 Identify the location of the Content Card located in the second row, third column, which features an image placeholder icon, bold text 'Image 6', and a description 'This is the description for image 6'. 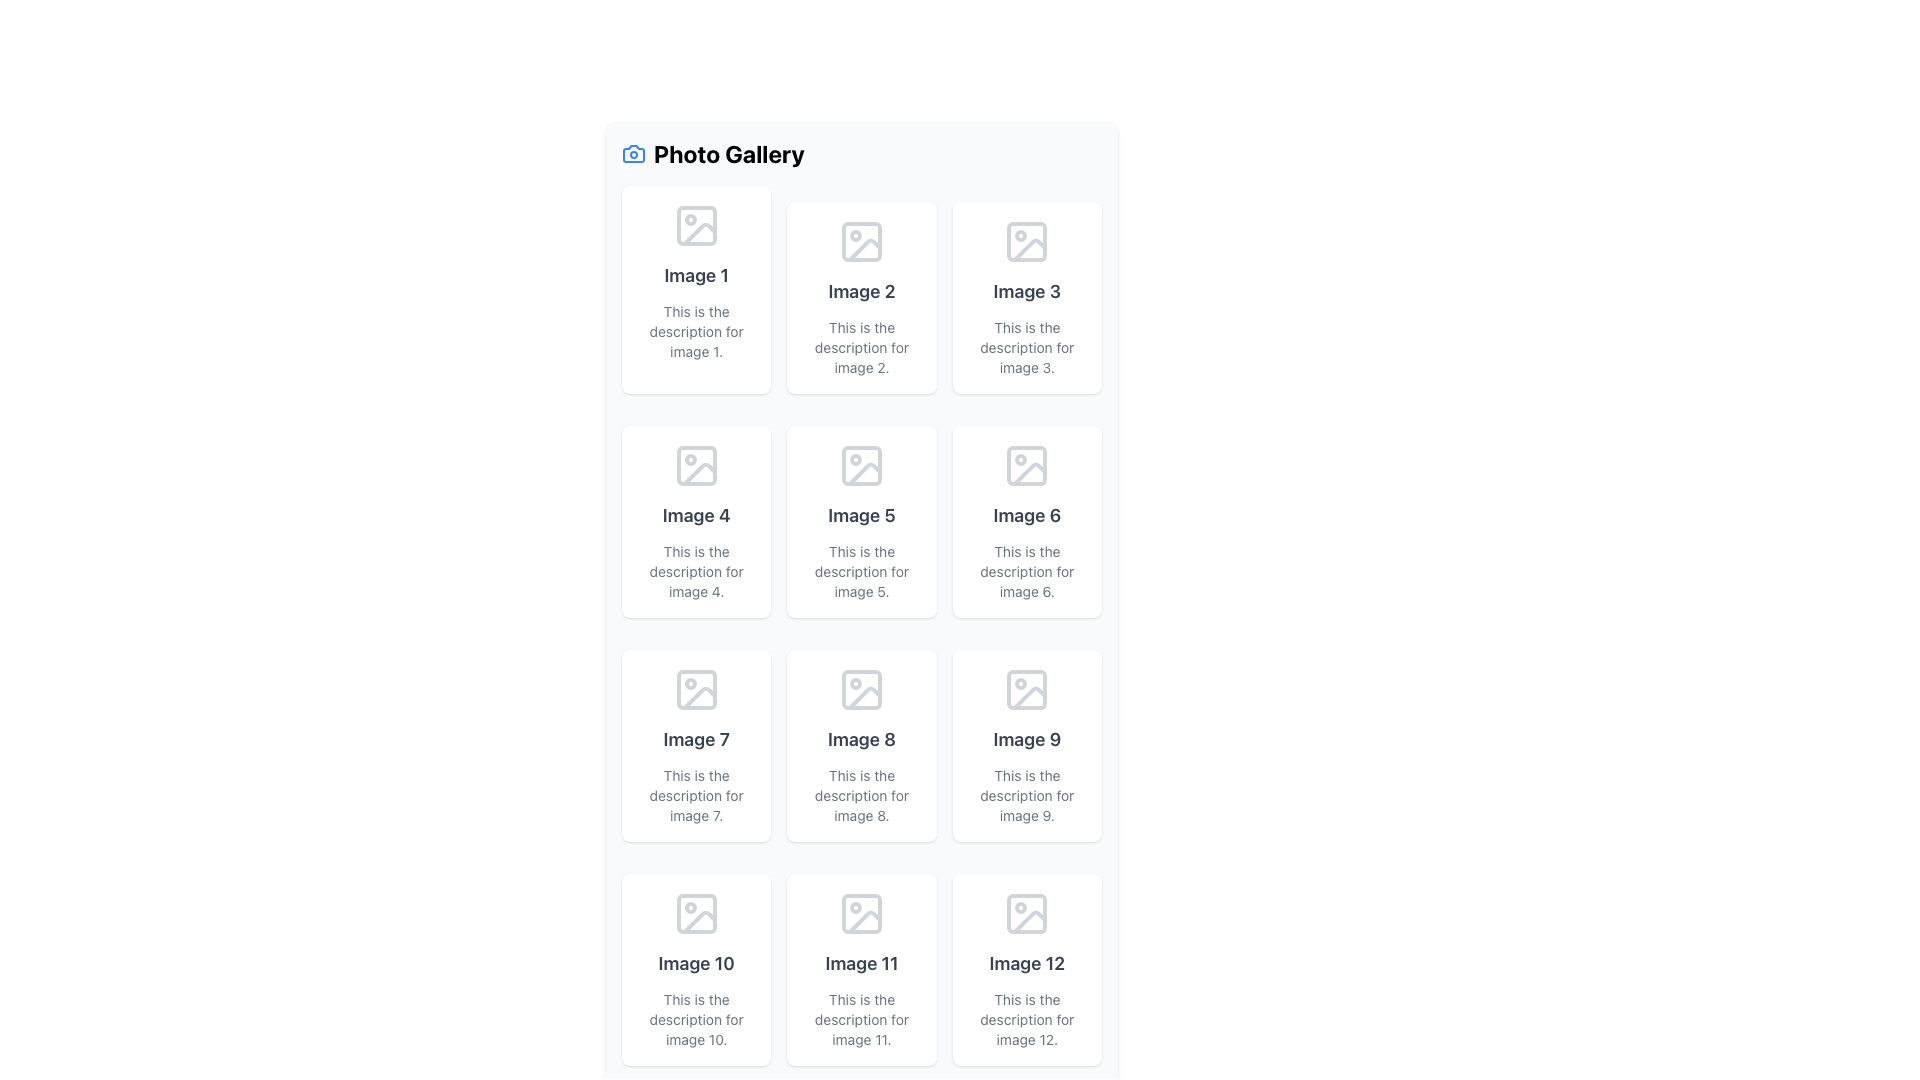
(1027, 520).